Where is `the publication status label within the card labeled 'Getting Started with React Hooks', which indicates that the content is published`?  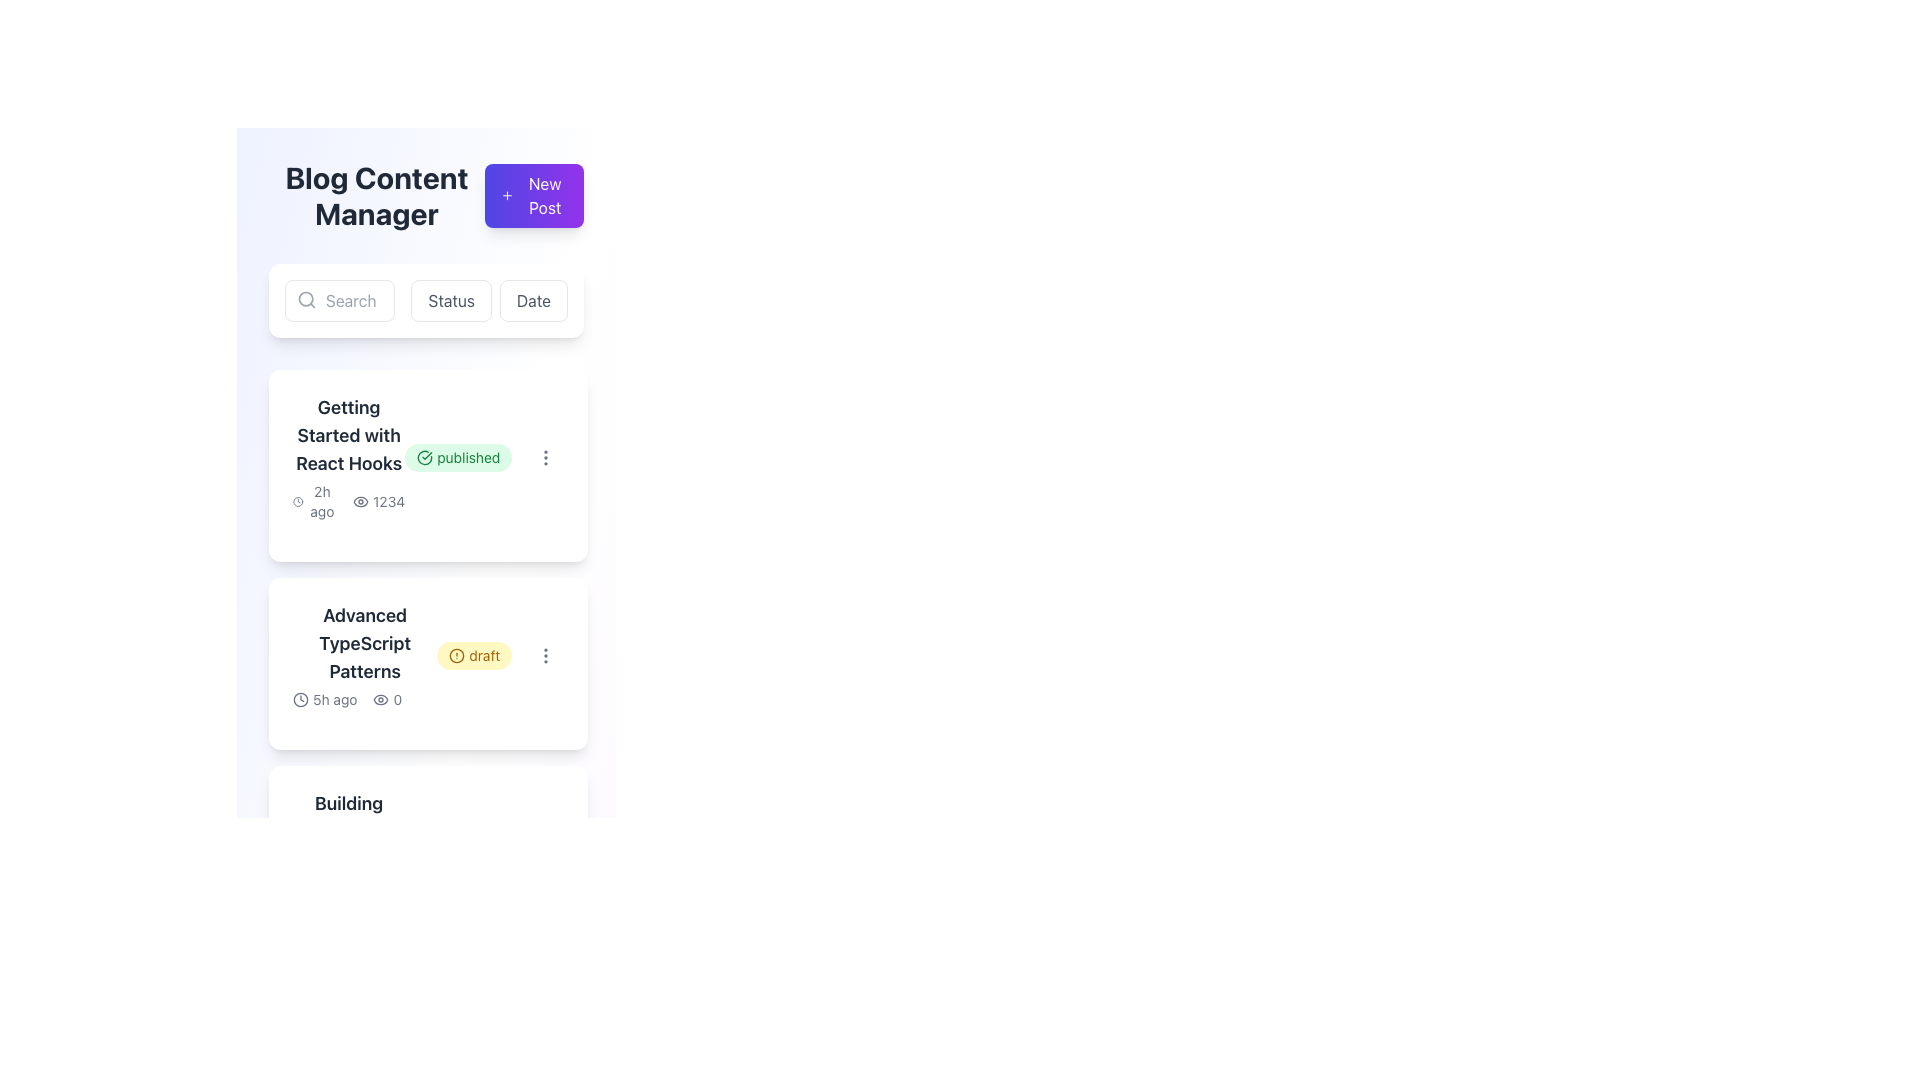 the publication status label within the card labeled 'Getting Started with React Hooks', which indicates that the content is published is located at coordinates (484, 458).